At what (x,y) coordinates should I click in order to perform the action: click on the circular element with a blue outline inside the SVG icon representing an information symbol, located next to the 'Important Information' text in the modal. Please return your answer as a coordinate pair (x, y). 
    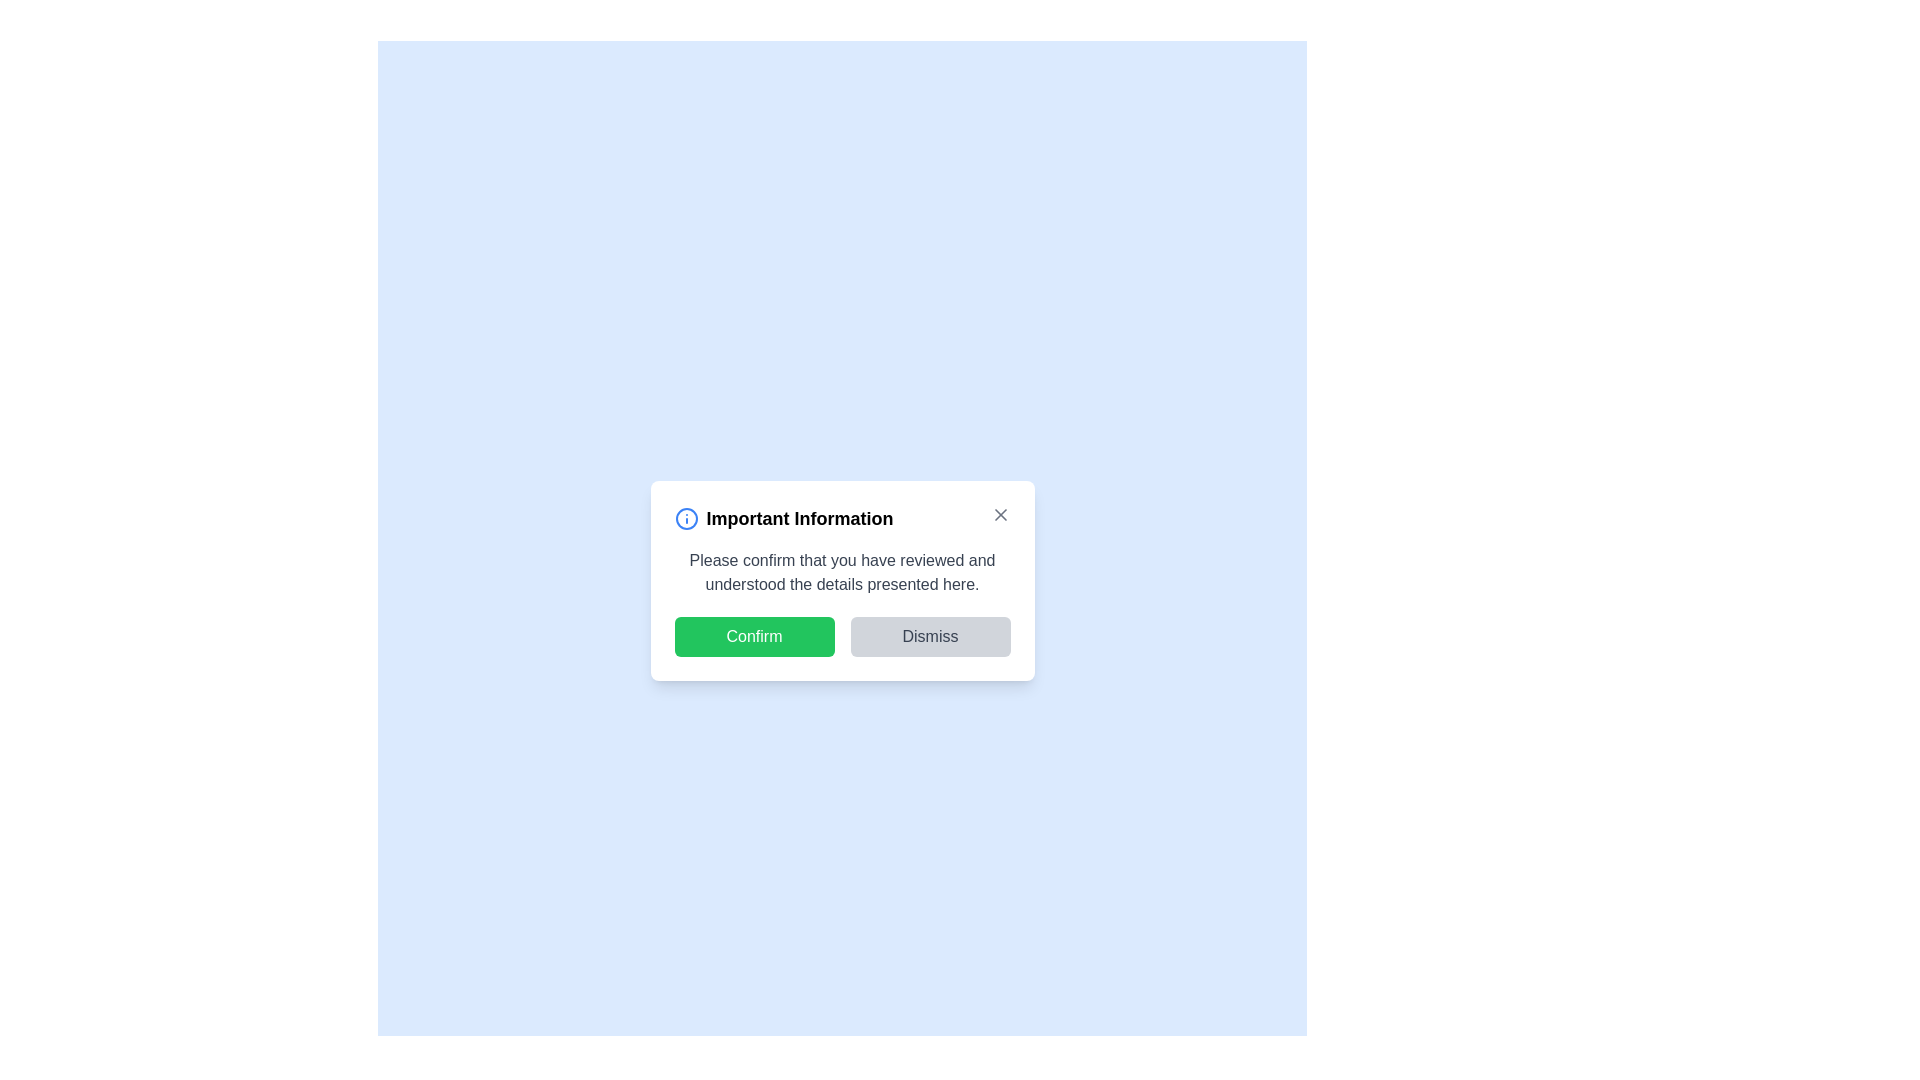
    Looking at the image, I should click on (686, 518).